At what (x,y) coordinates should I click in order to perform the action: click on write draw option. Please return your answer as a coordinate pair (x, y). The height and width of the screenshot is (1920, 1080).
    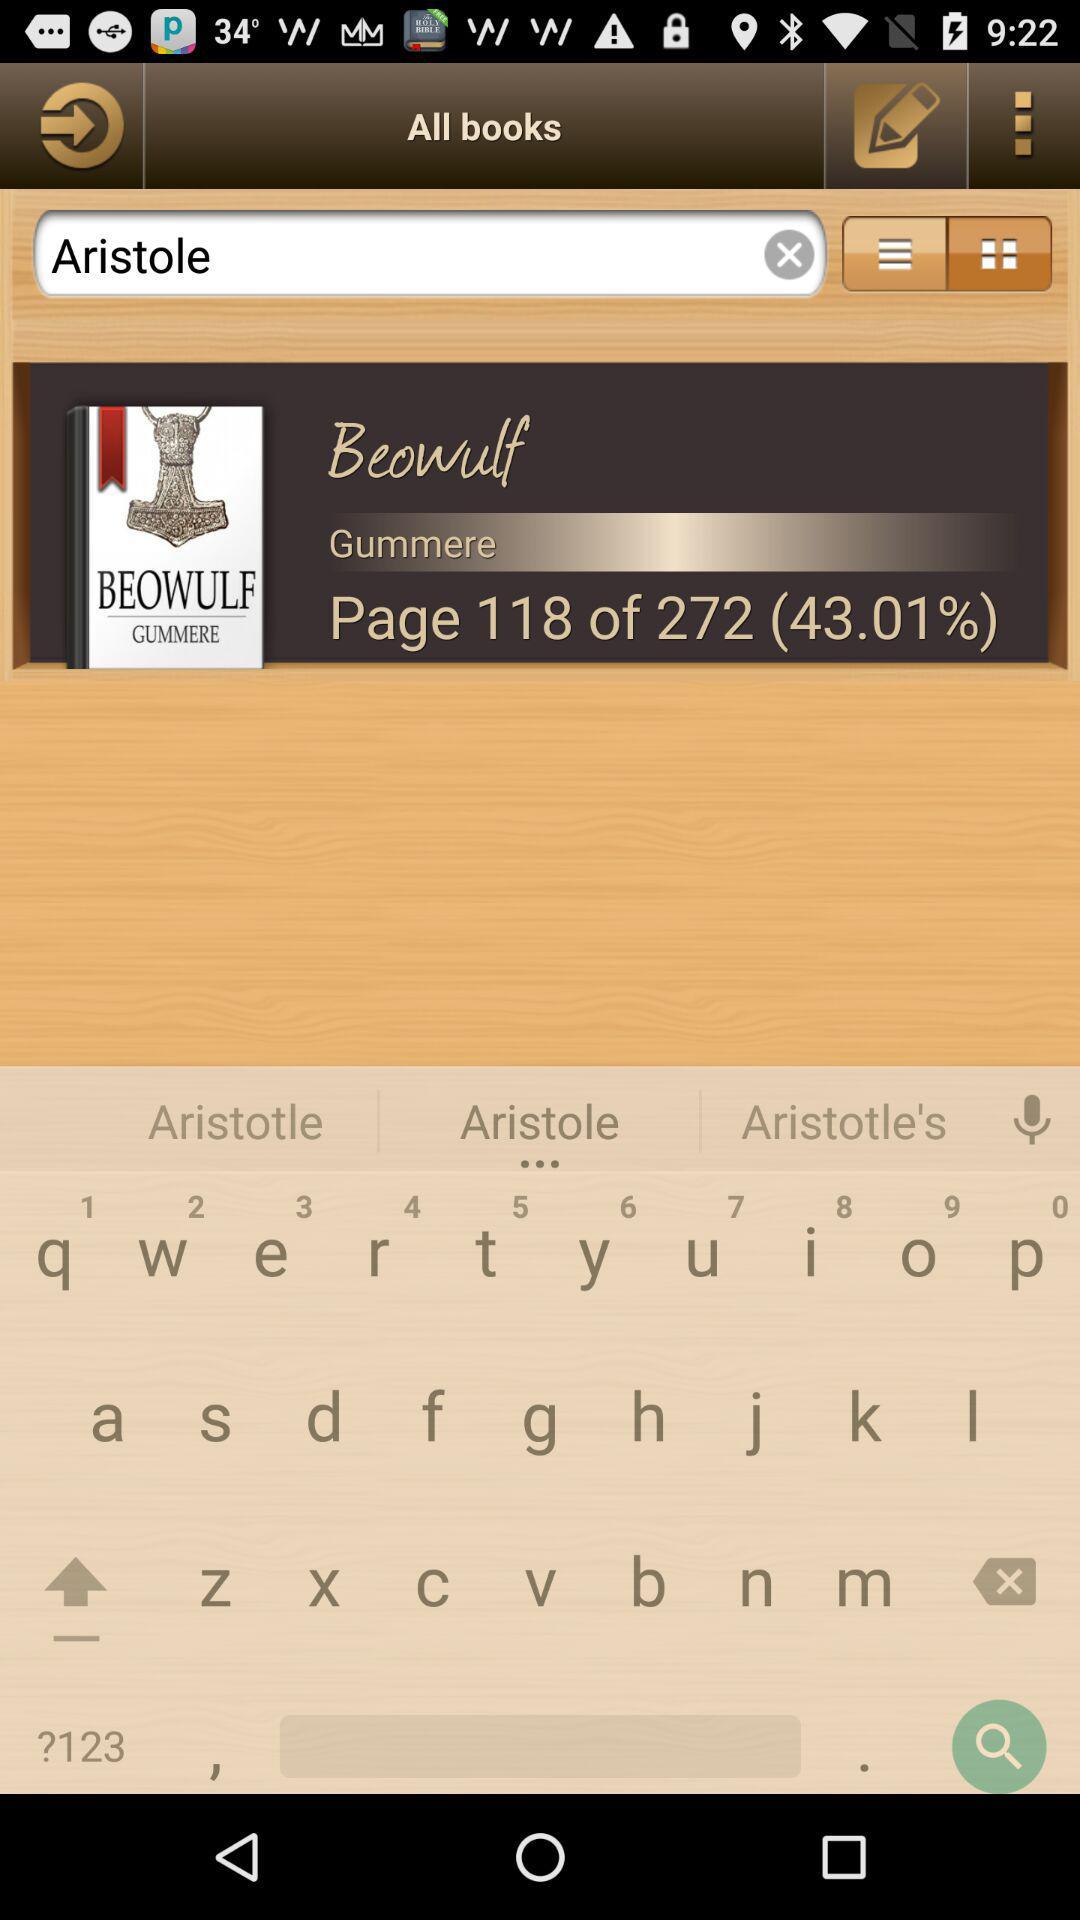
    Looking at the image, I should click on (896, 124).